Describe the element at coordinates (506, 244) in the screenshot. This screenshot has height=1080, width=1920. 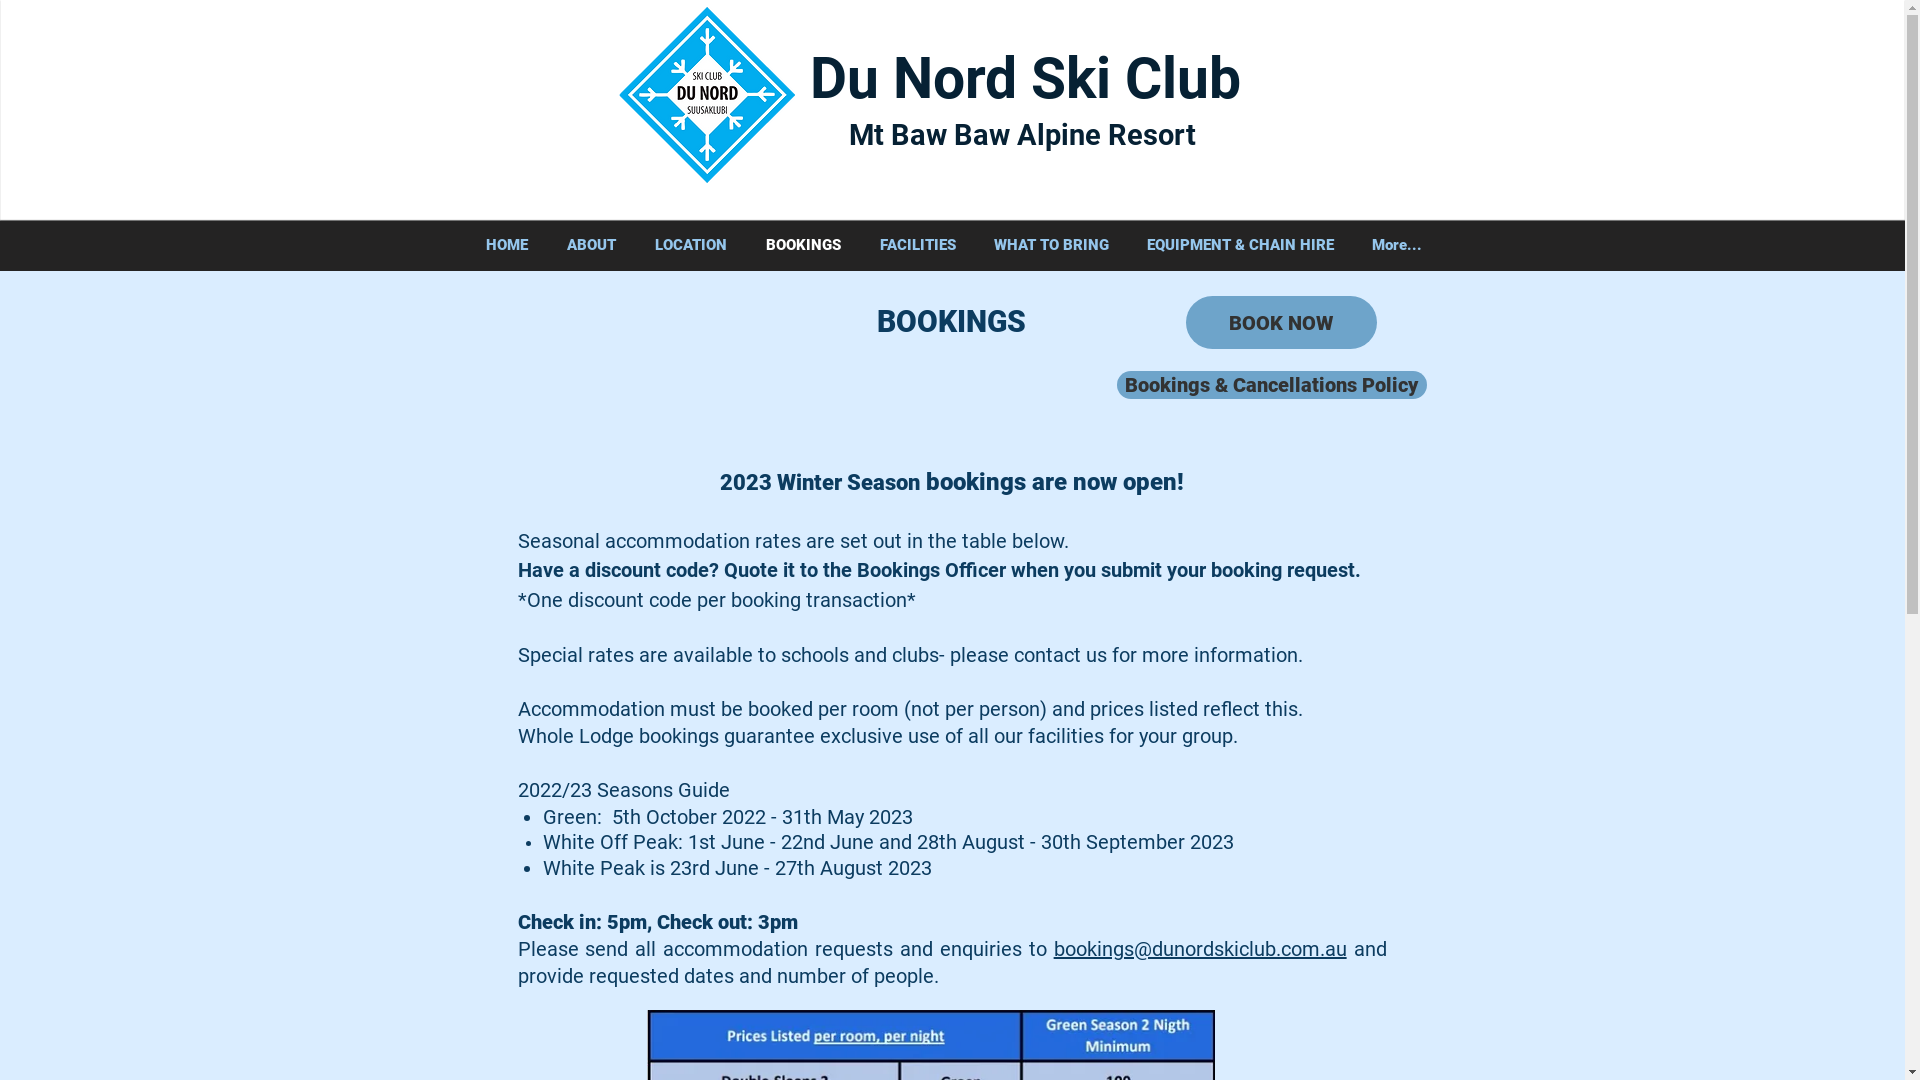
I see `'HOME'` at that location.